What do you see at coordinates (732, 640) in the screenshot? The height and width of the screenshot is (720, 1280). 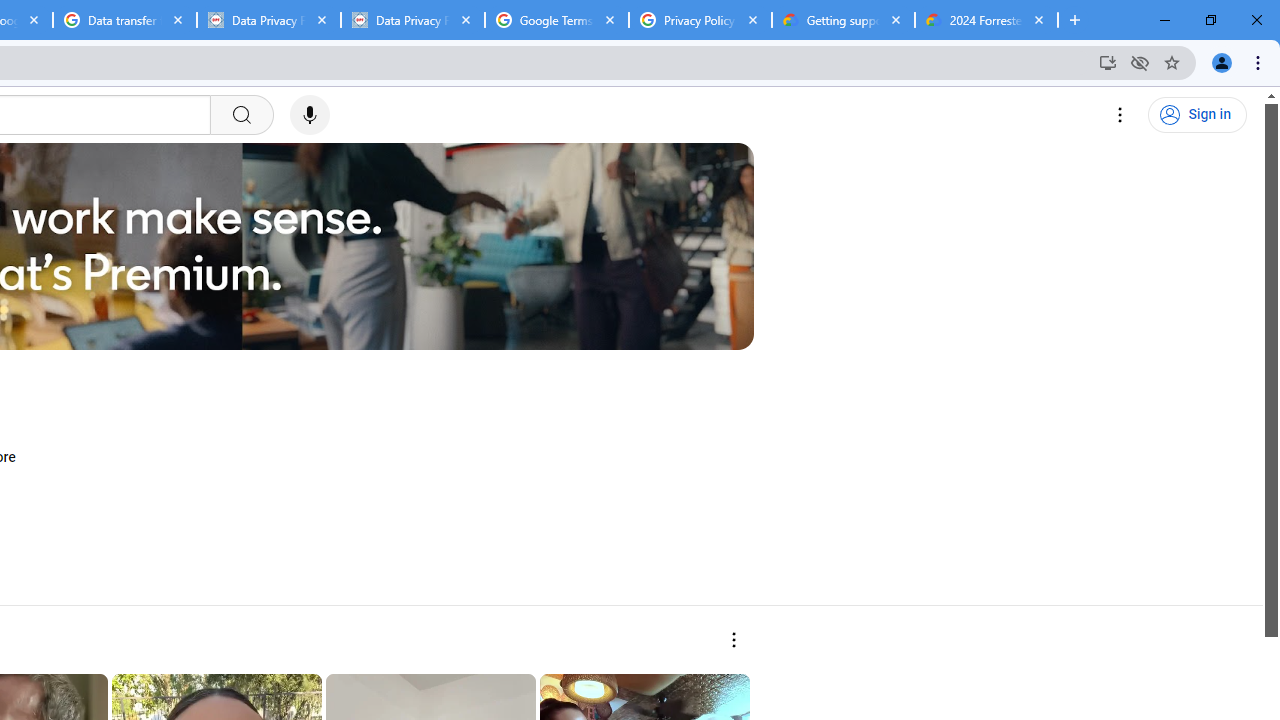 I see `'More actions'` at bounding box center [732, 640].